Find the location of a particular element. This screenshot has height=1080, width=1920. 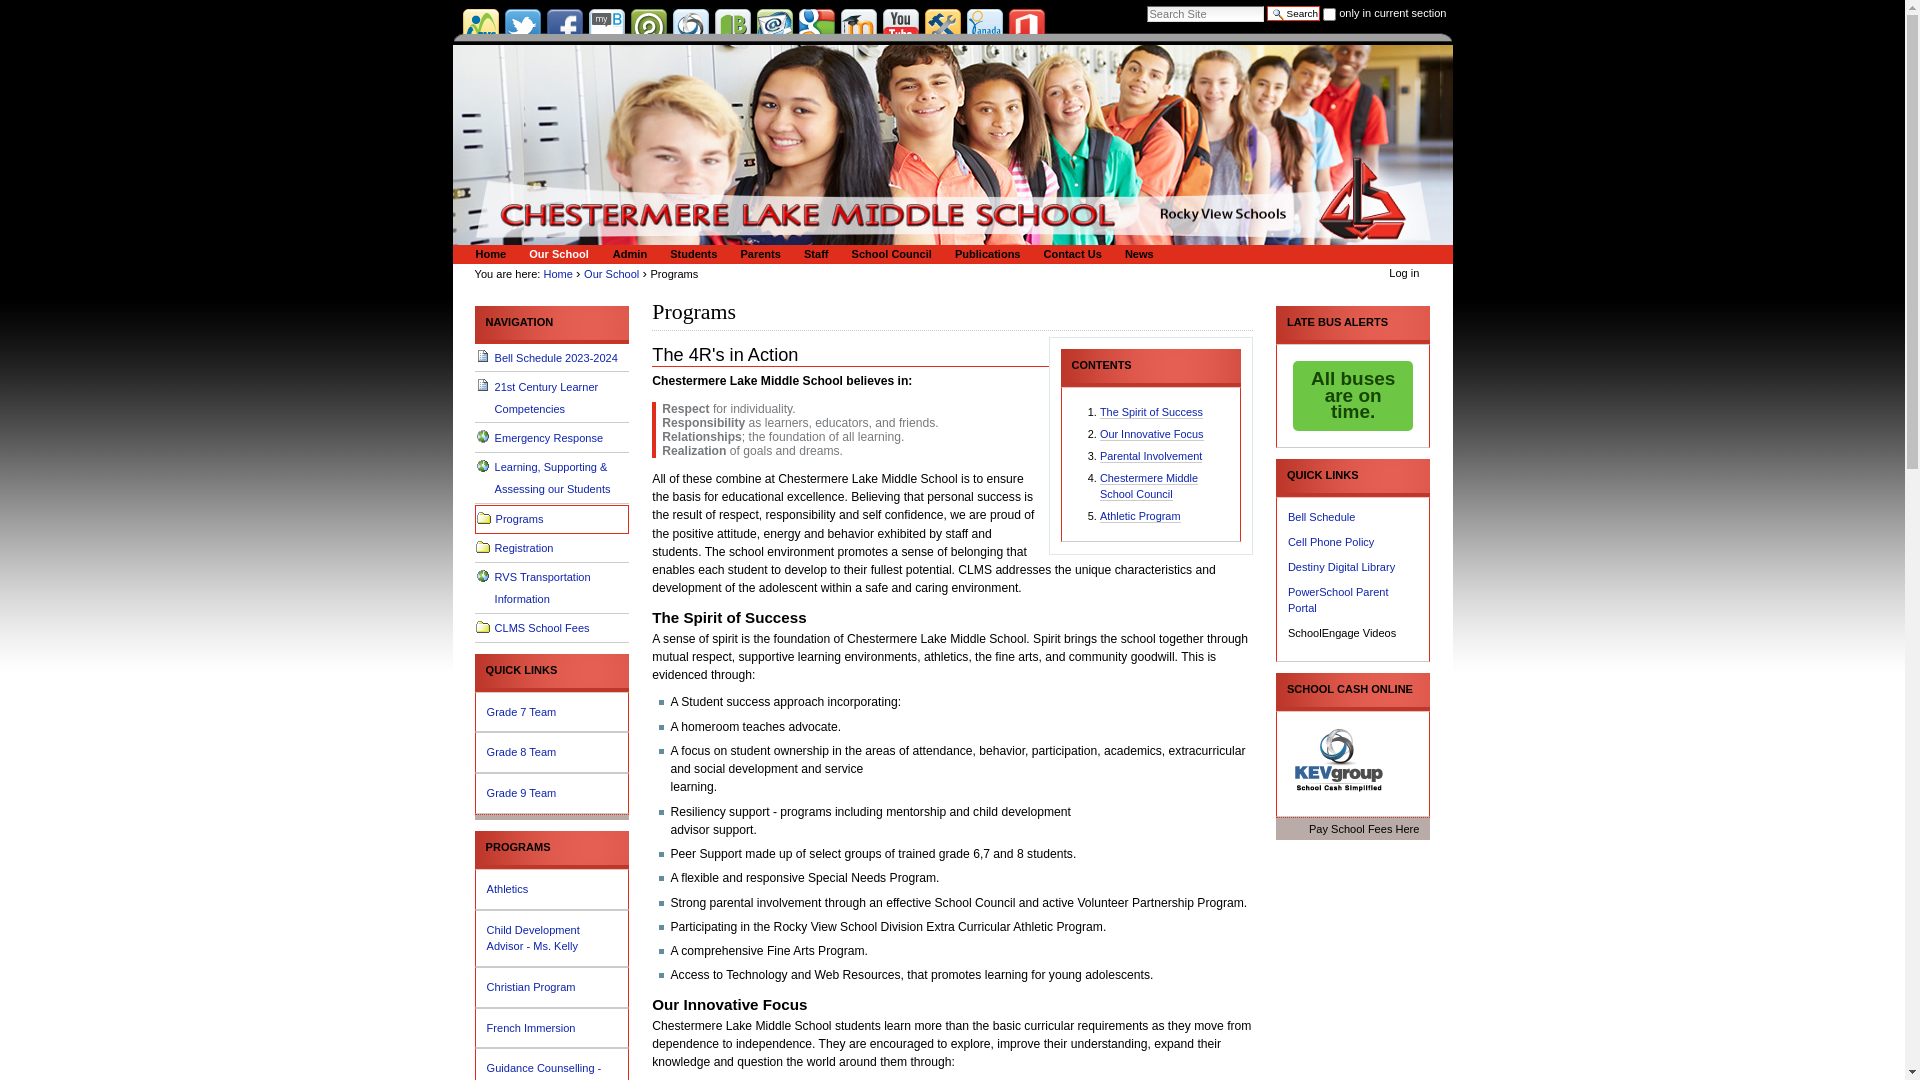

'Registration' is located at coordinates (474, 548).